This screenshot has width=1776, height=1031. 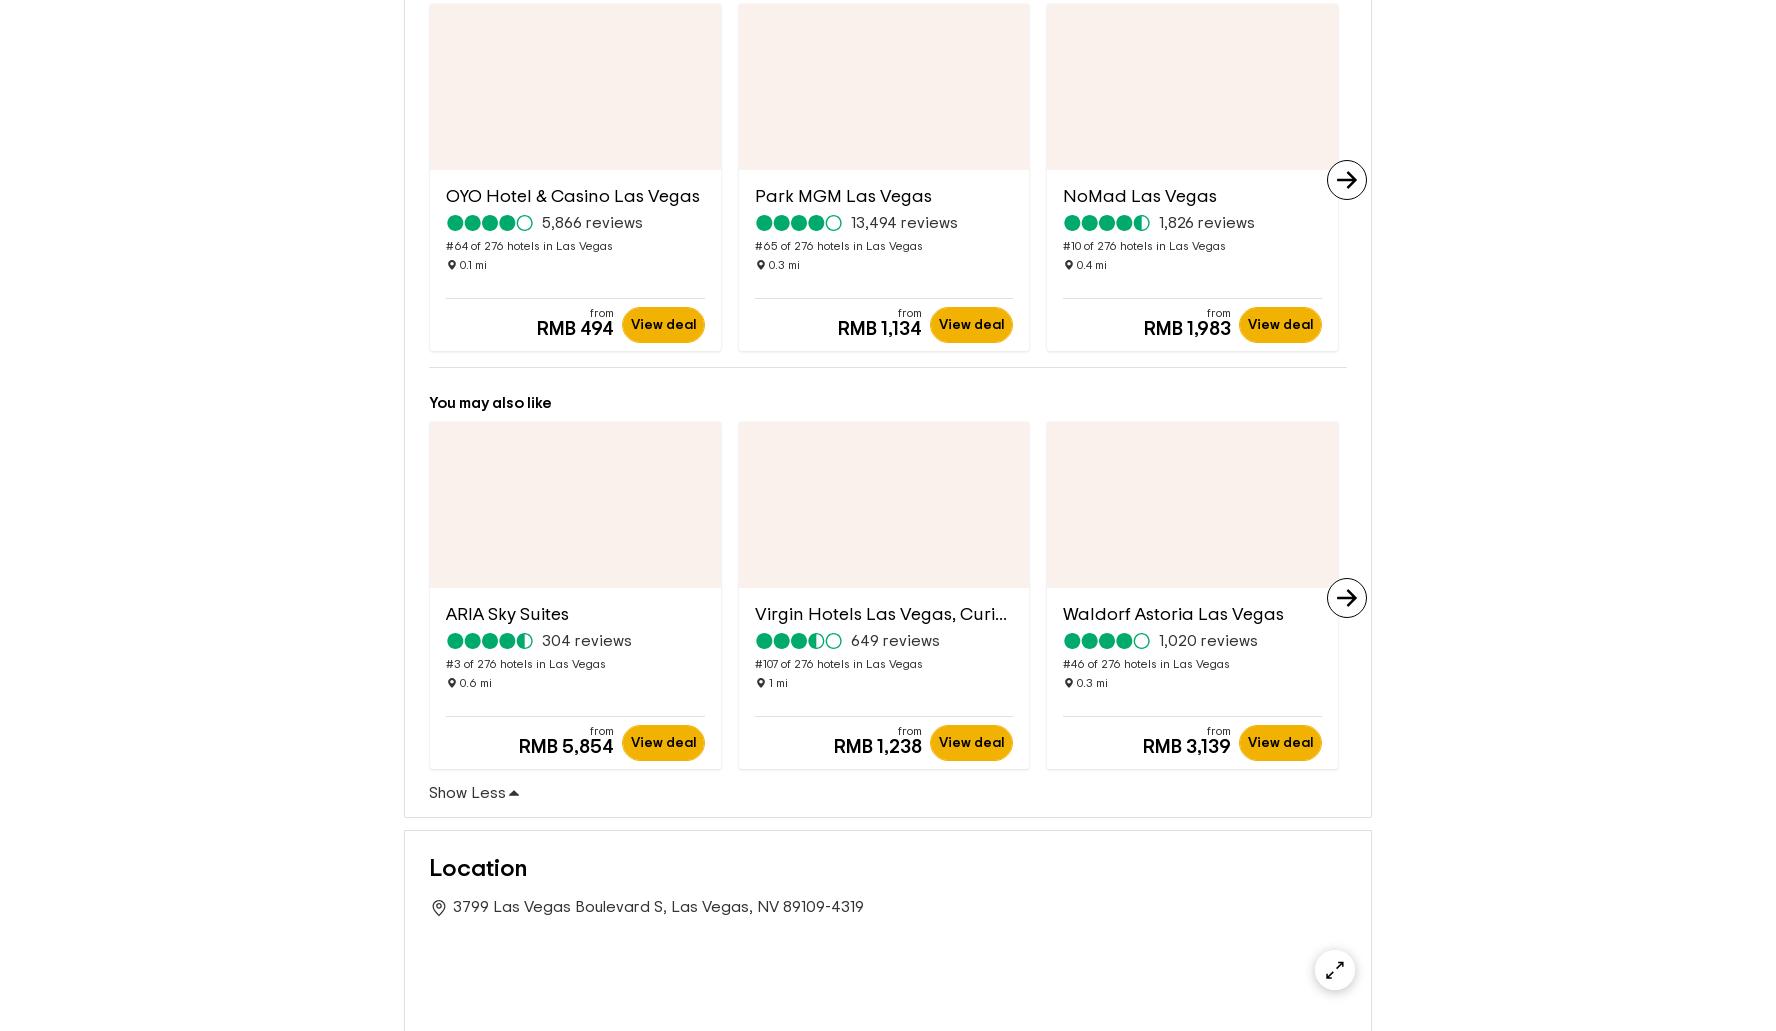 I want to click on '#64 of 276 hotels in Las Vegas', so click(x=444, y=214).